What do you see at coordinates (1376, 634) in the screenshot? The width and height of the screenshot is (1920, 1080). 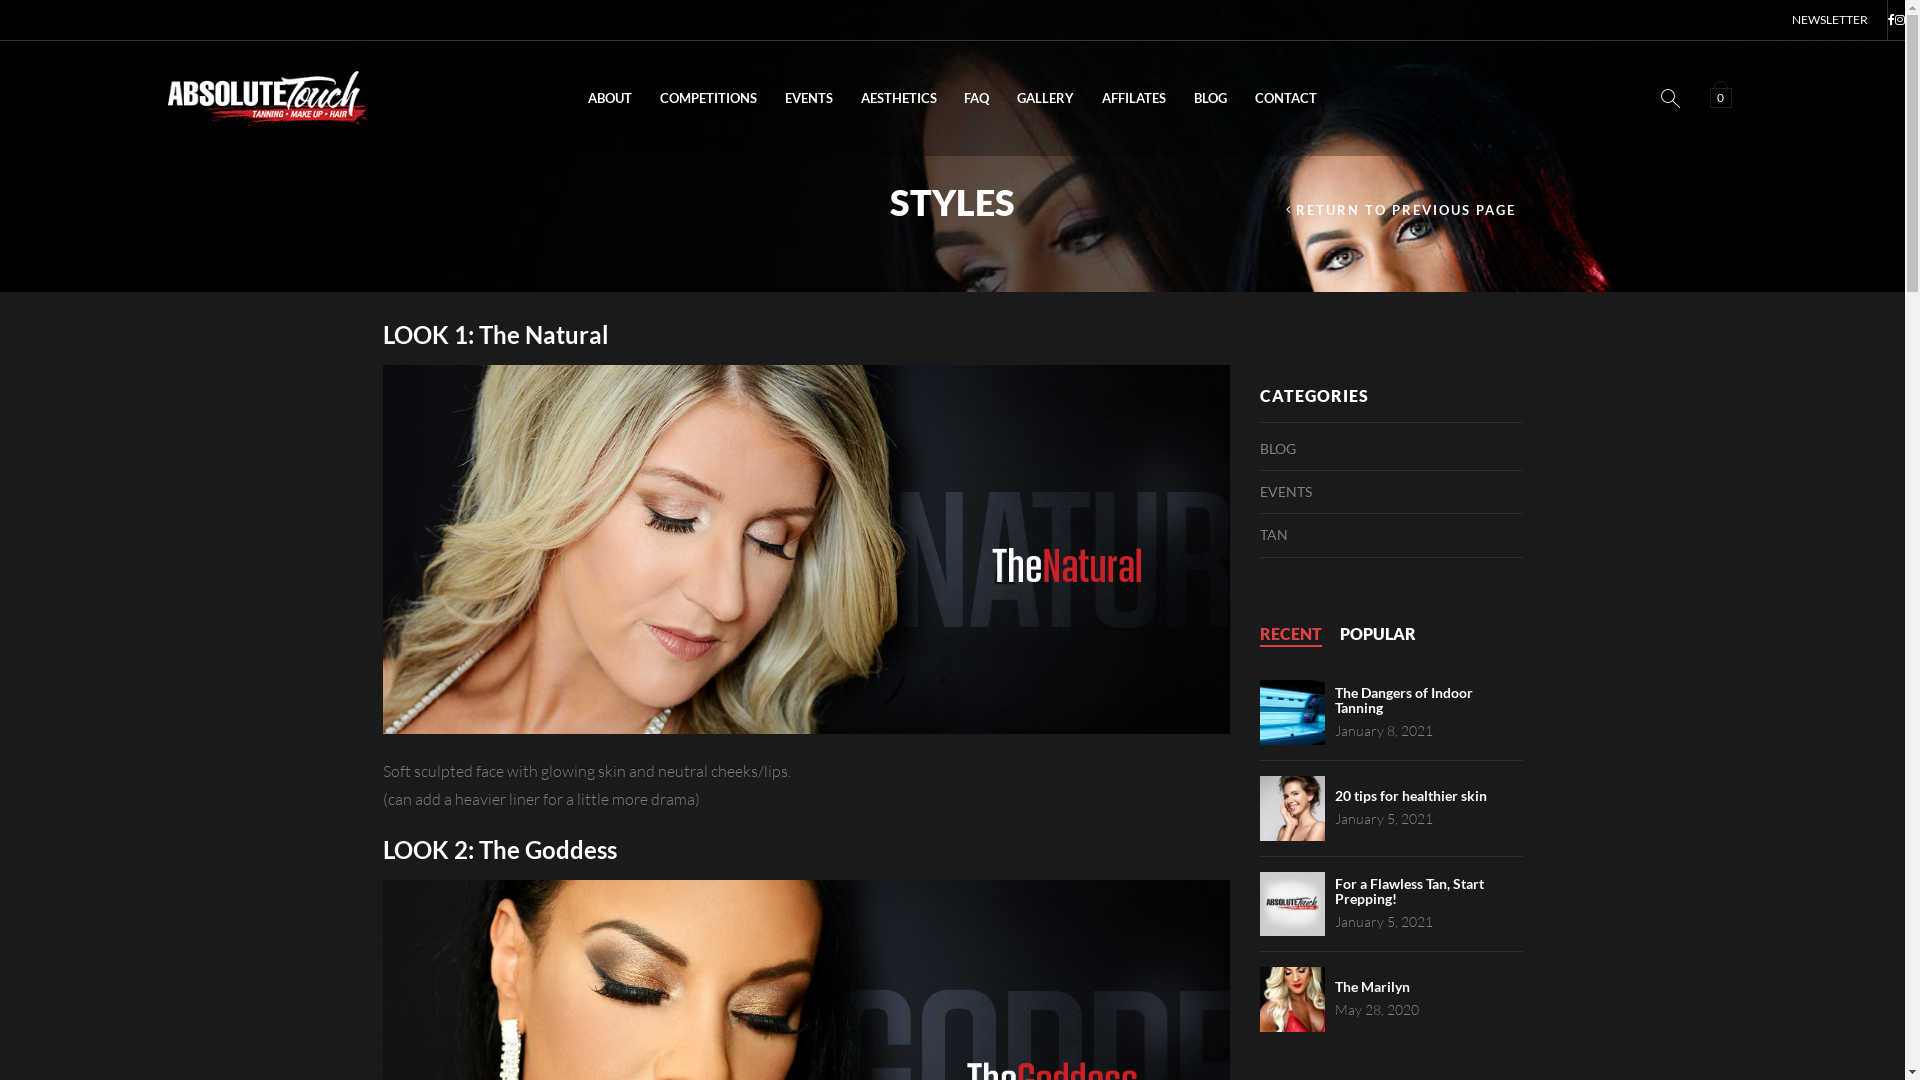 I see `'POPULAR'` at bounding box center [1376, 634].